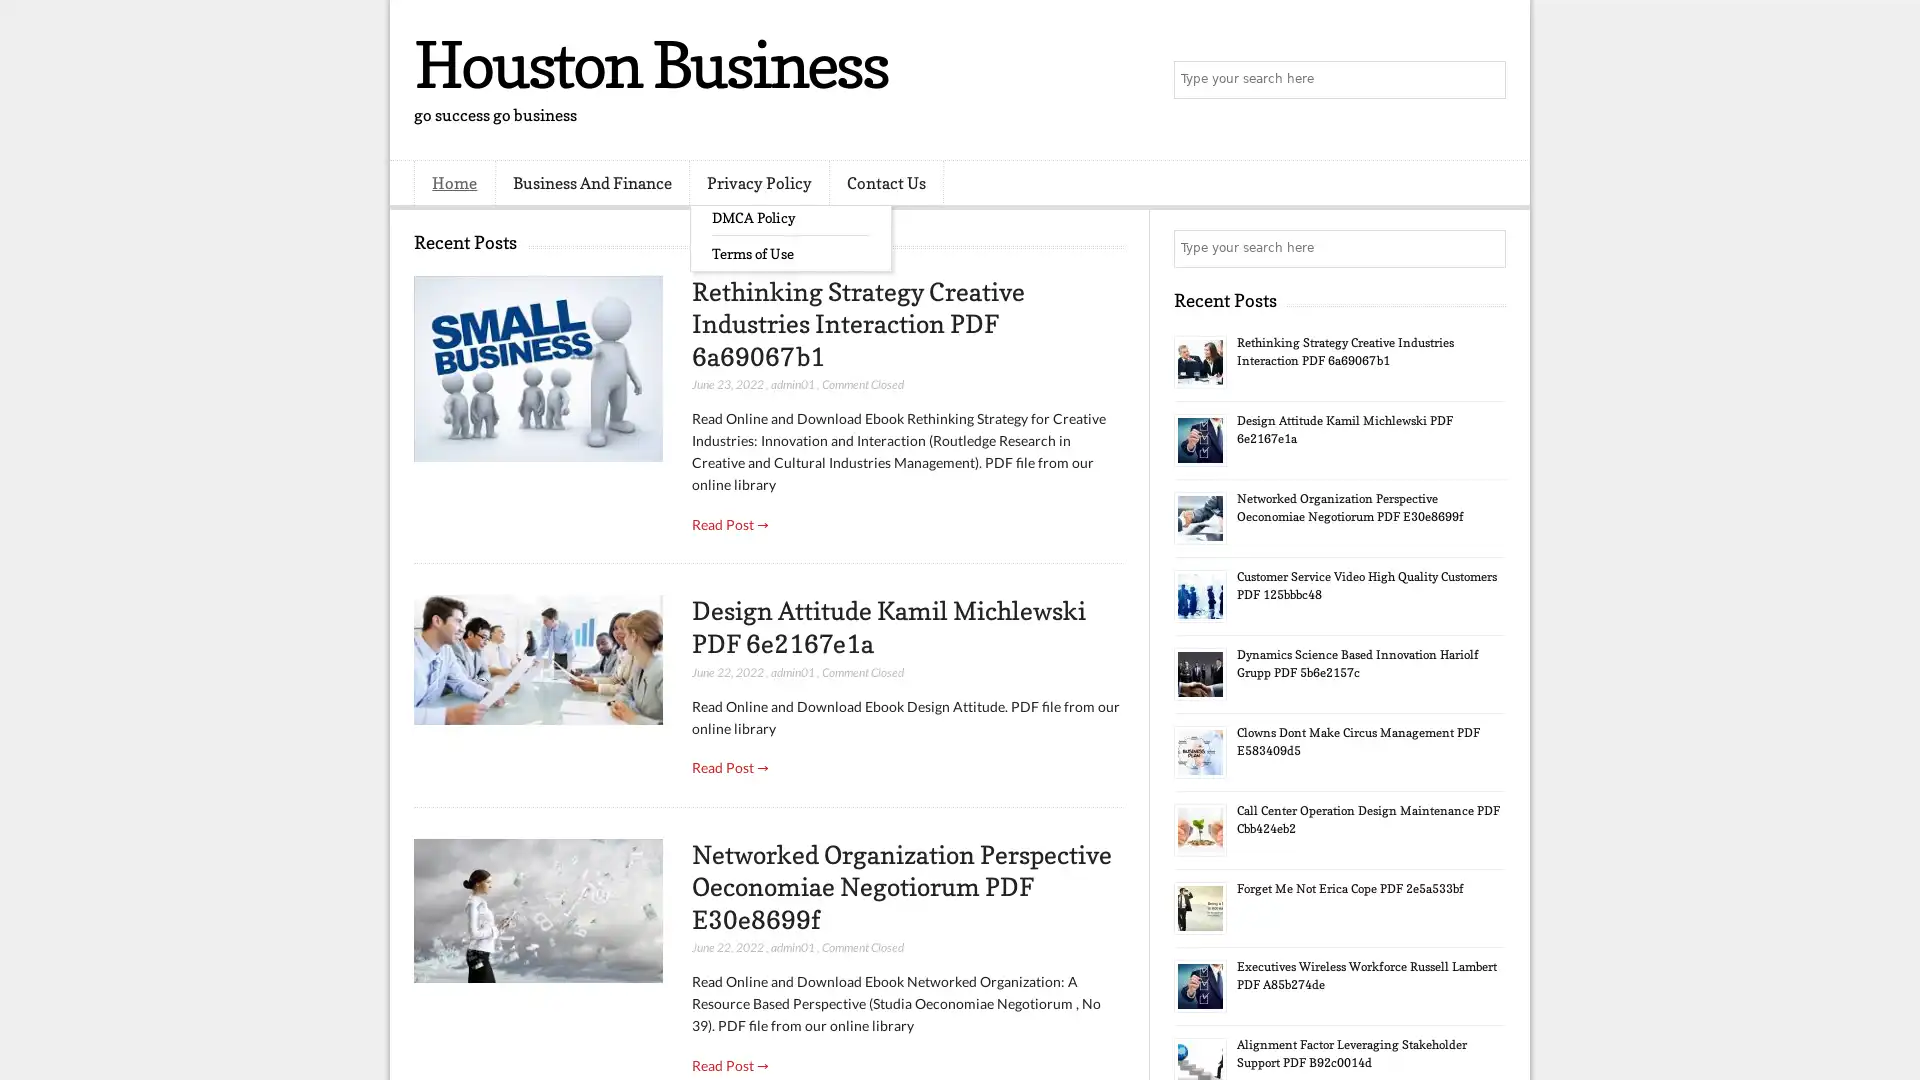  I want to click on Search, so click(1485, 80).